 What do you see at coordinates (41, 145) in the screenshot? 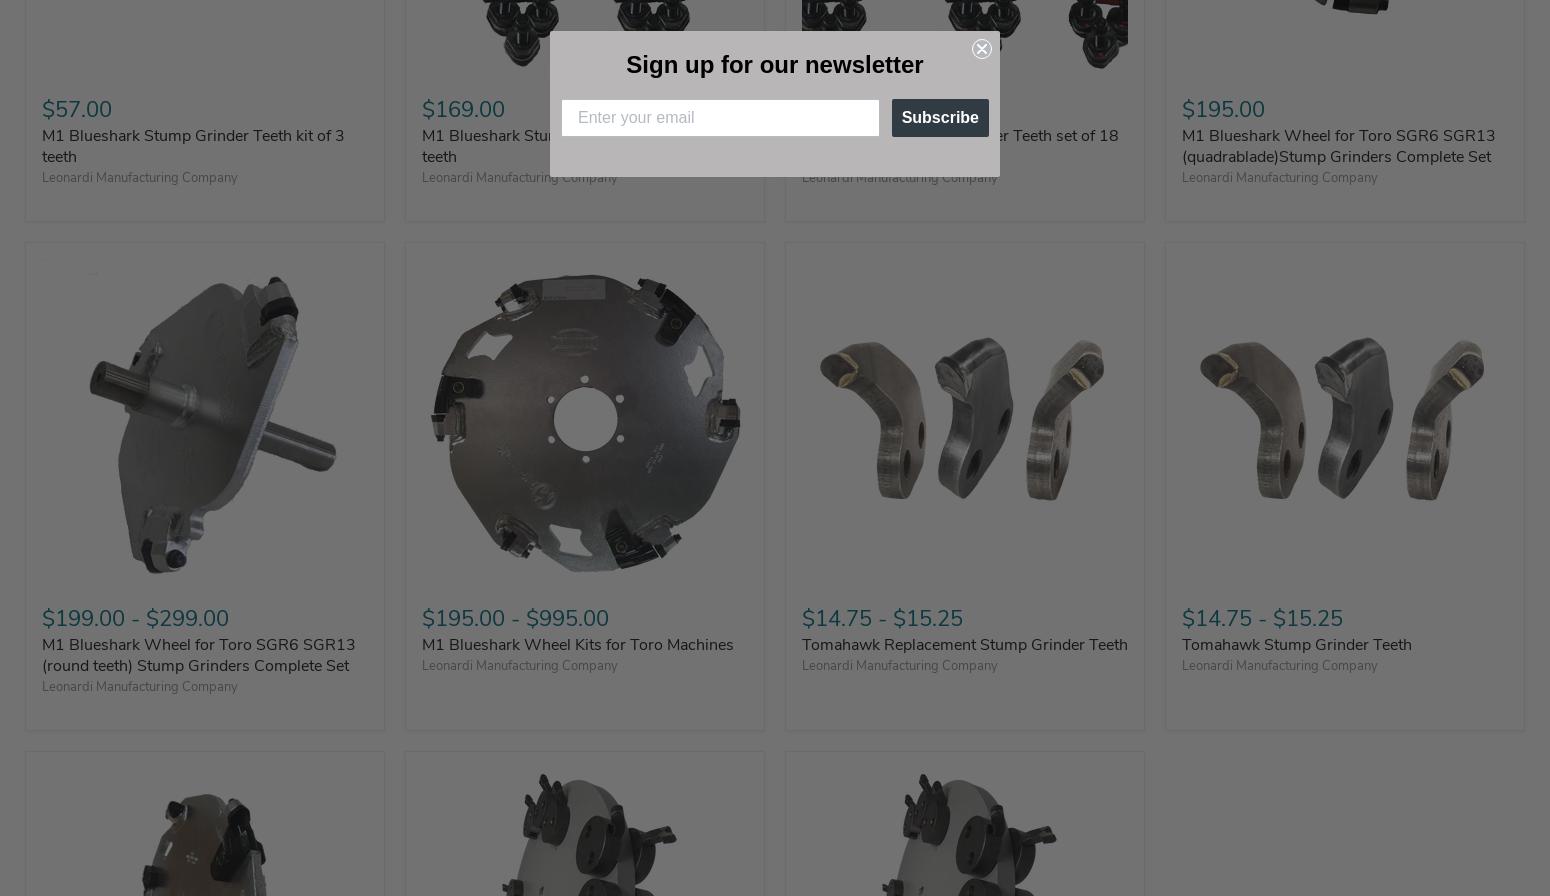
I see `'M1 Blueshark Stump Grinder Teeth kit of 3 teeth'` at bounding box center [41, 145].